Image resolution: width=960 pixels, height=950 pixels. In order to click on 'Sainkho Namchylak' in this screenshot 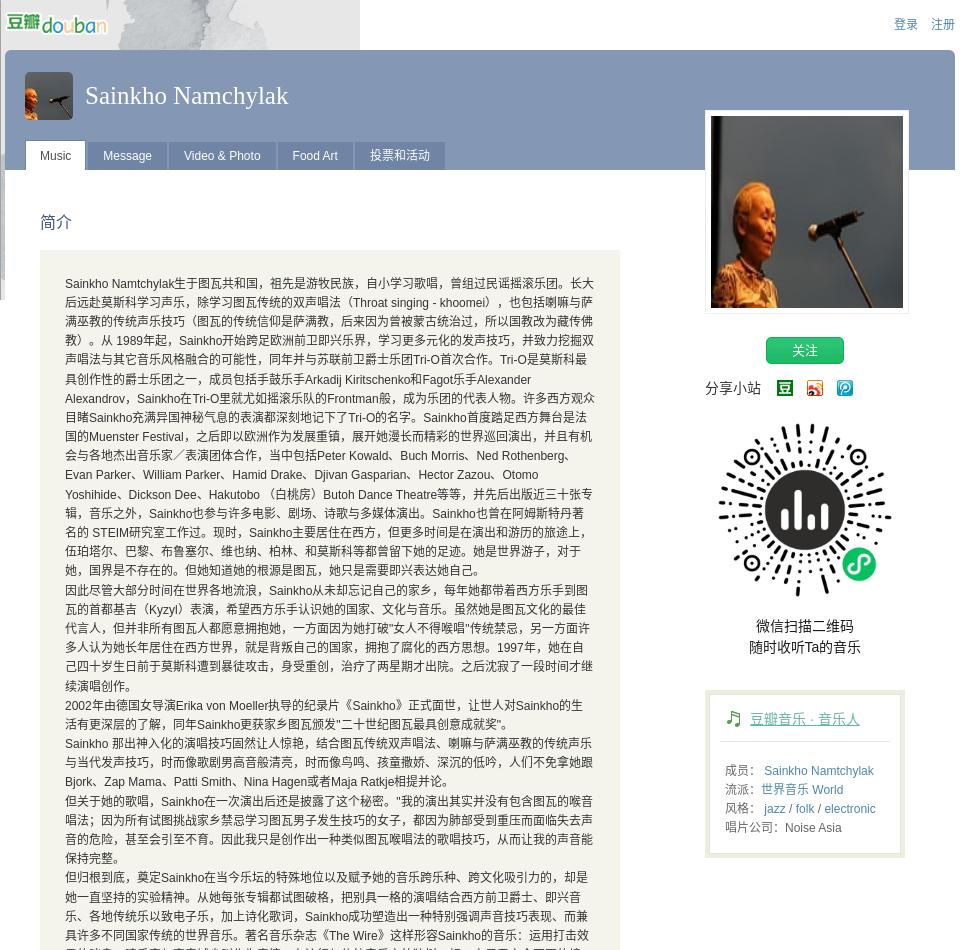, I will do `click(186, 95)`.